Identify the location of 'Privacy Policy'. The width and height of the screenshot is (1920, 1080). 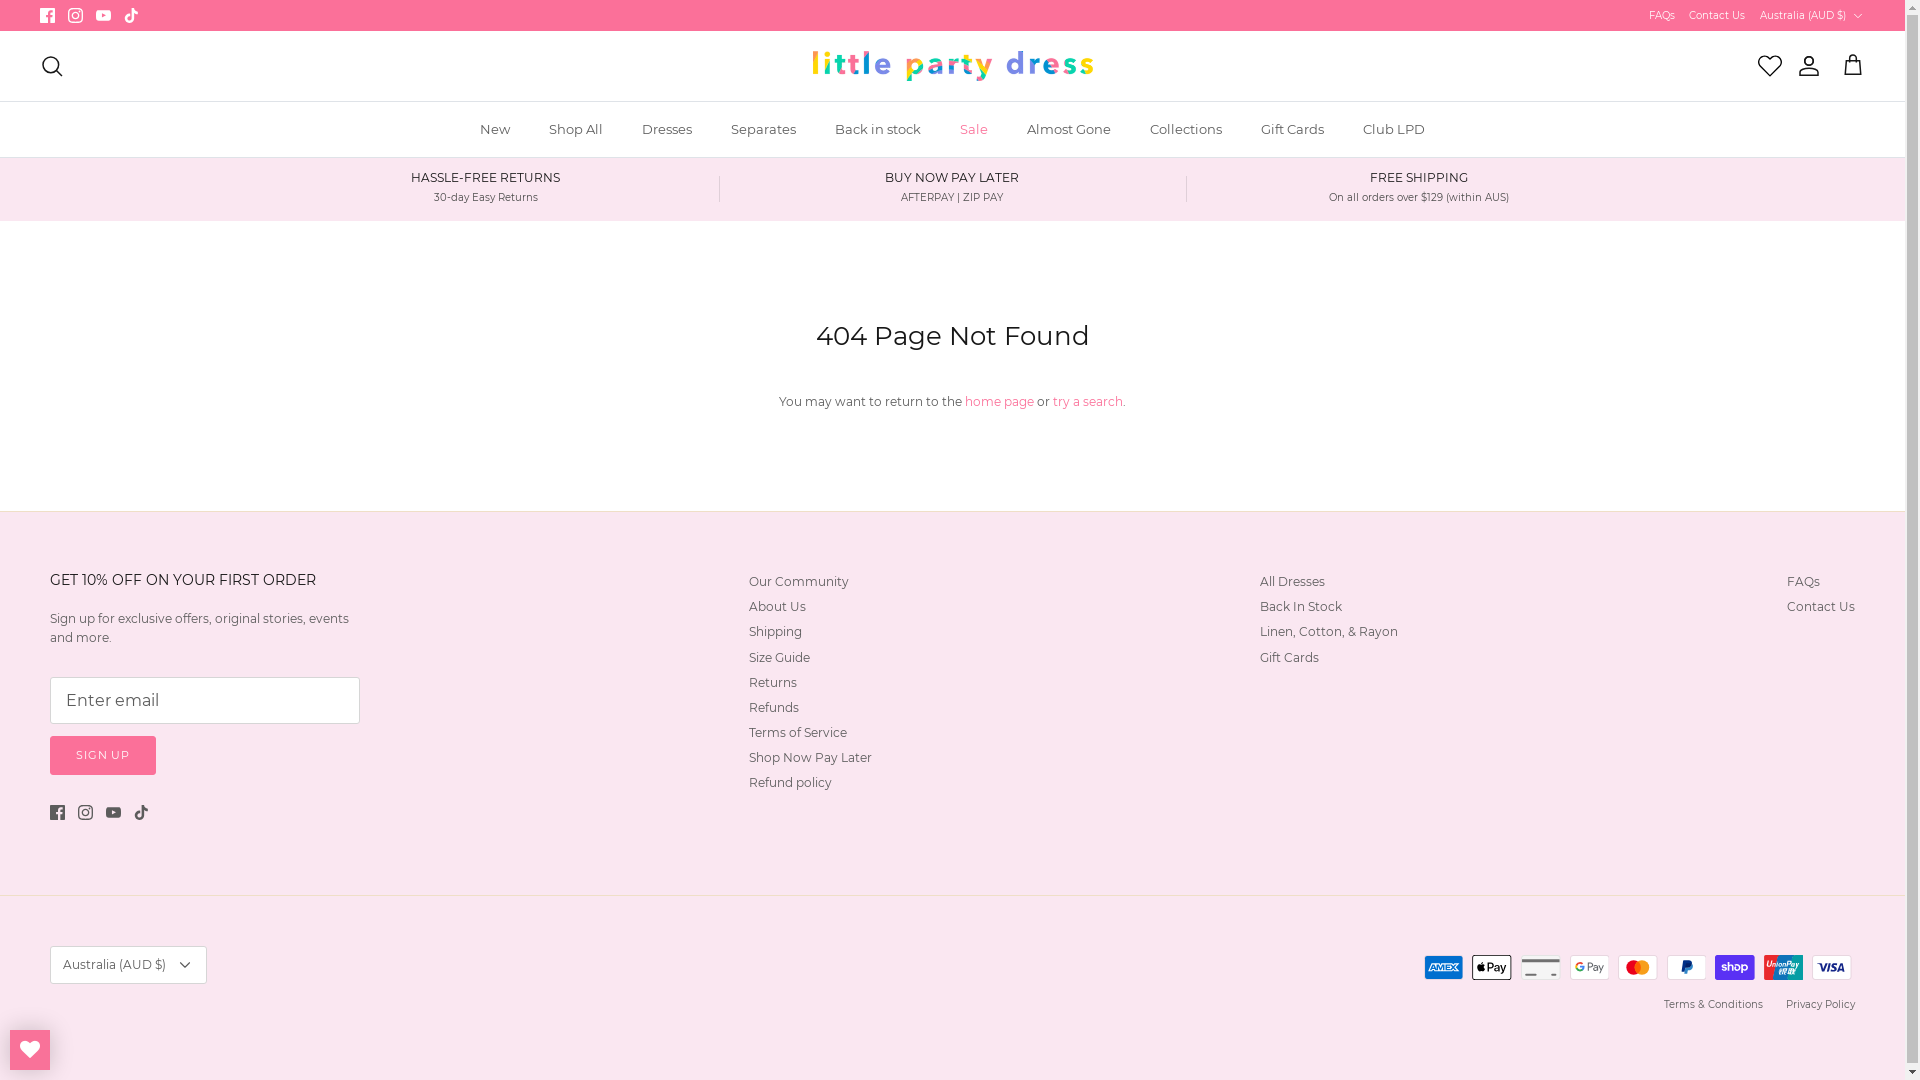
(1820, 1004).